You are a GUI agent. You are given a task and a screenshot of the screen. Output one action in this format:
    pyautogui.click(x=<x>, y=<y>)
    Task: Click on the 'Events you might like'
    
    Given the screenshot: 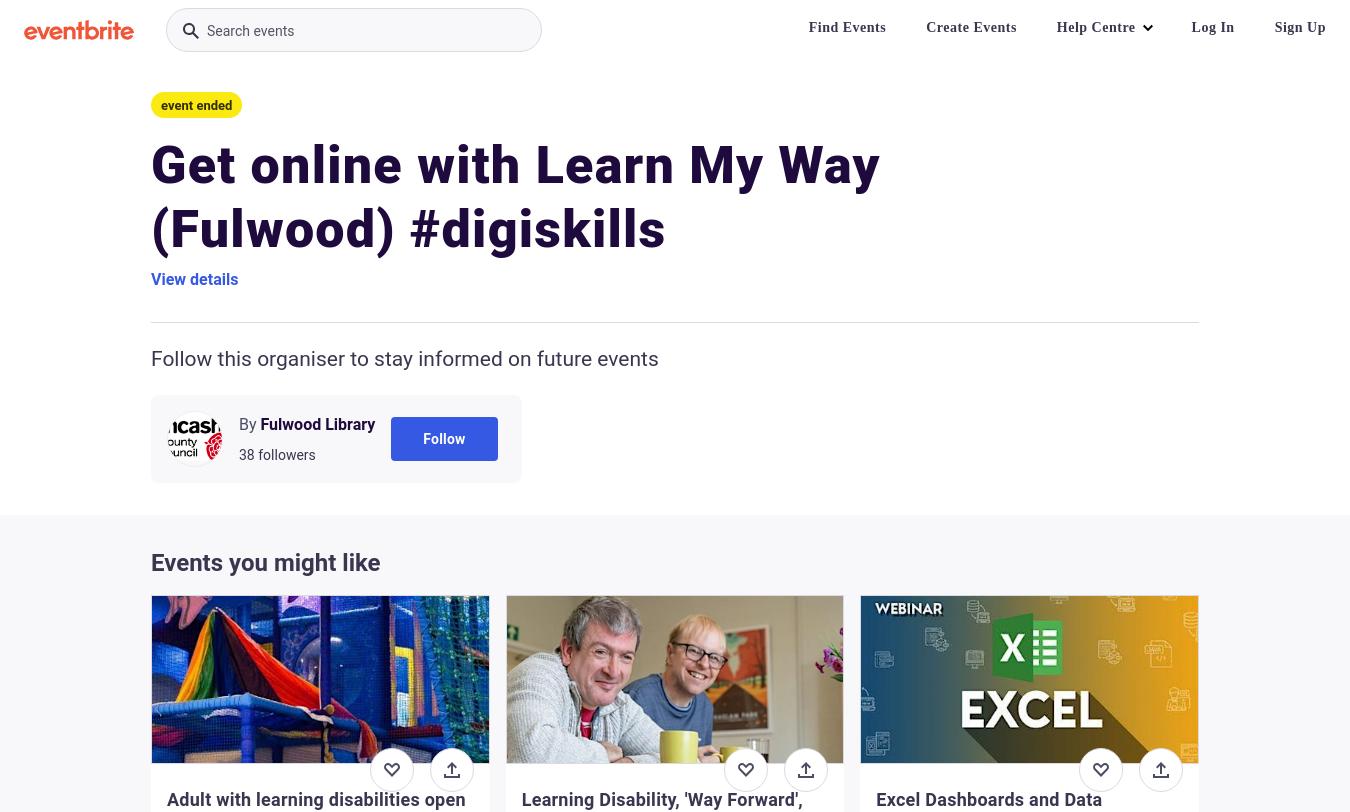 What is the action you would take?
    pyautogui.click(x=264, y=562)
    